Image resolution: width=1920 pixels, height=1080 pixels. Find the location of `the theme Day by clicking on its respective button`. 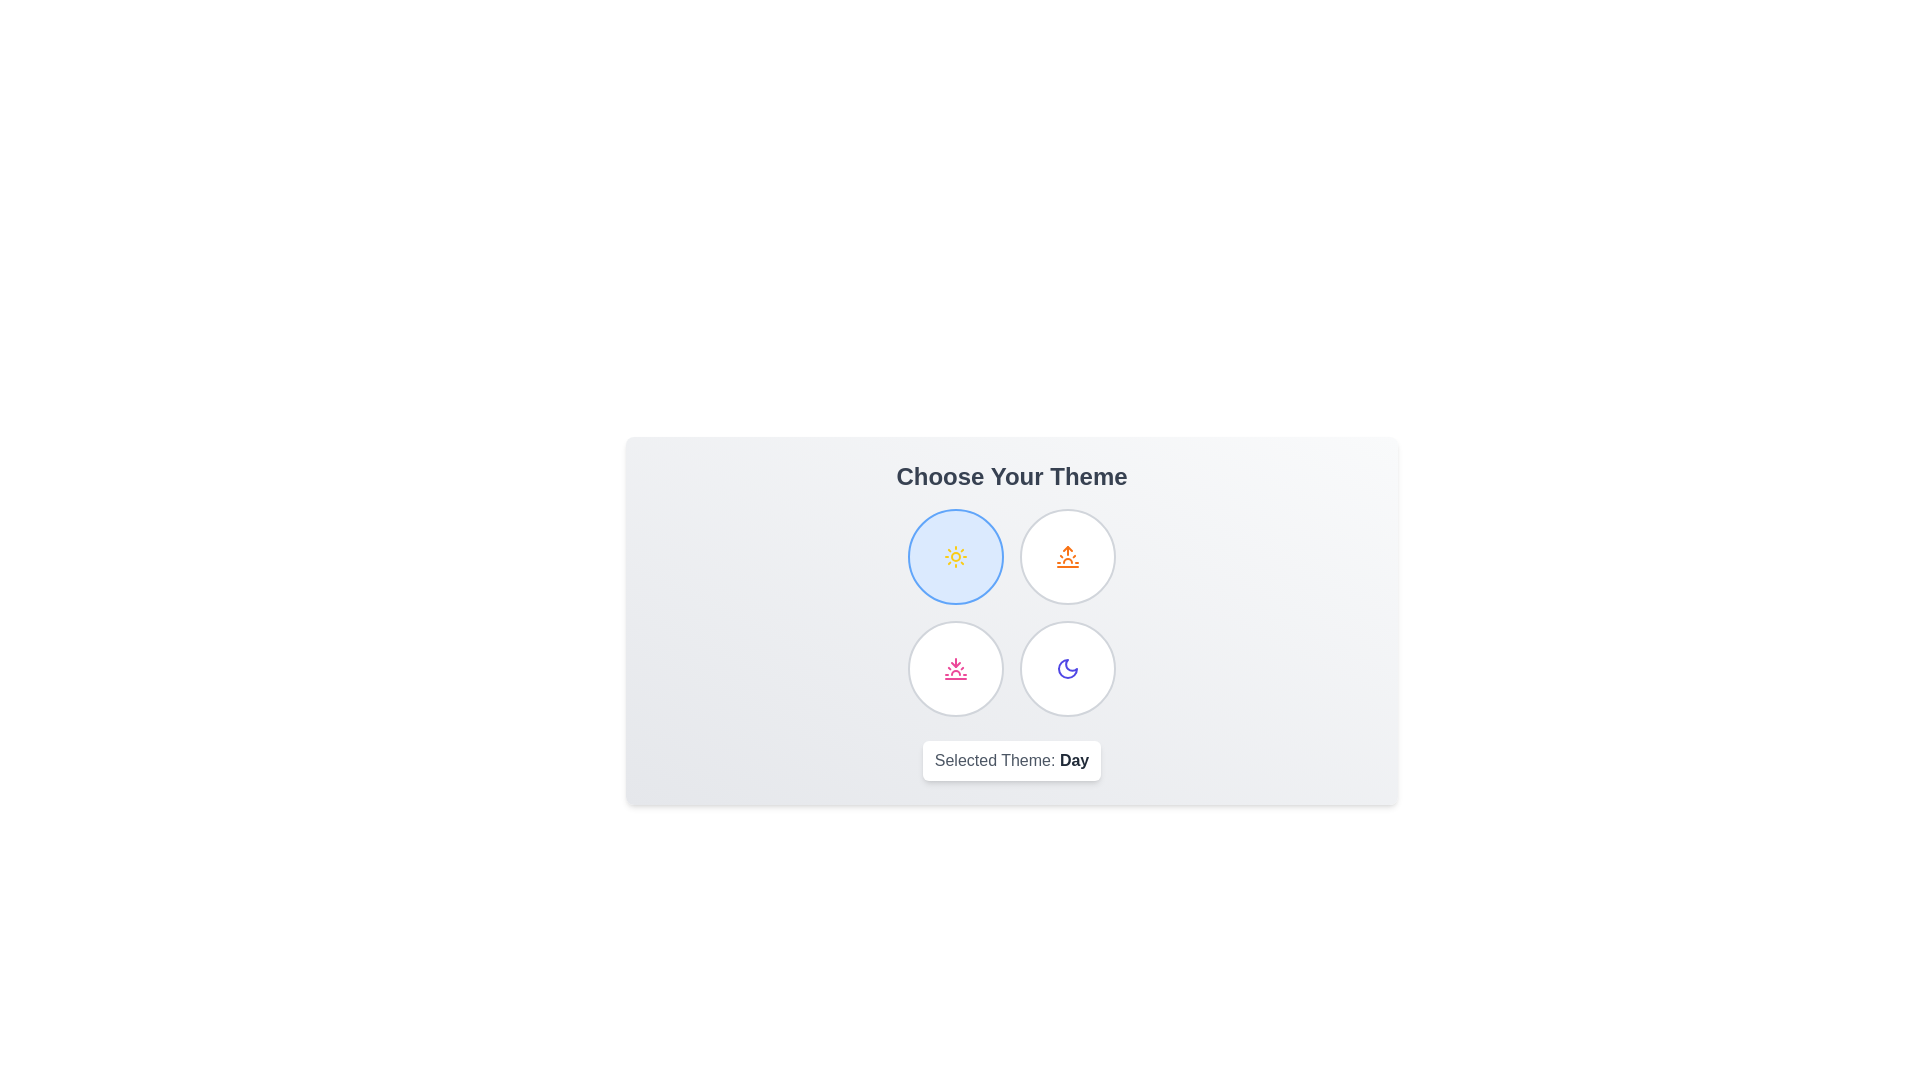

the theme Day by clicking on its respective button is located at coordinates (954, 556).